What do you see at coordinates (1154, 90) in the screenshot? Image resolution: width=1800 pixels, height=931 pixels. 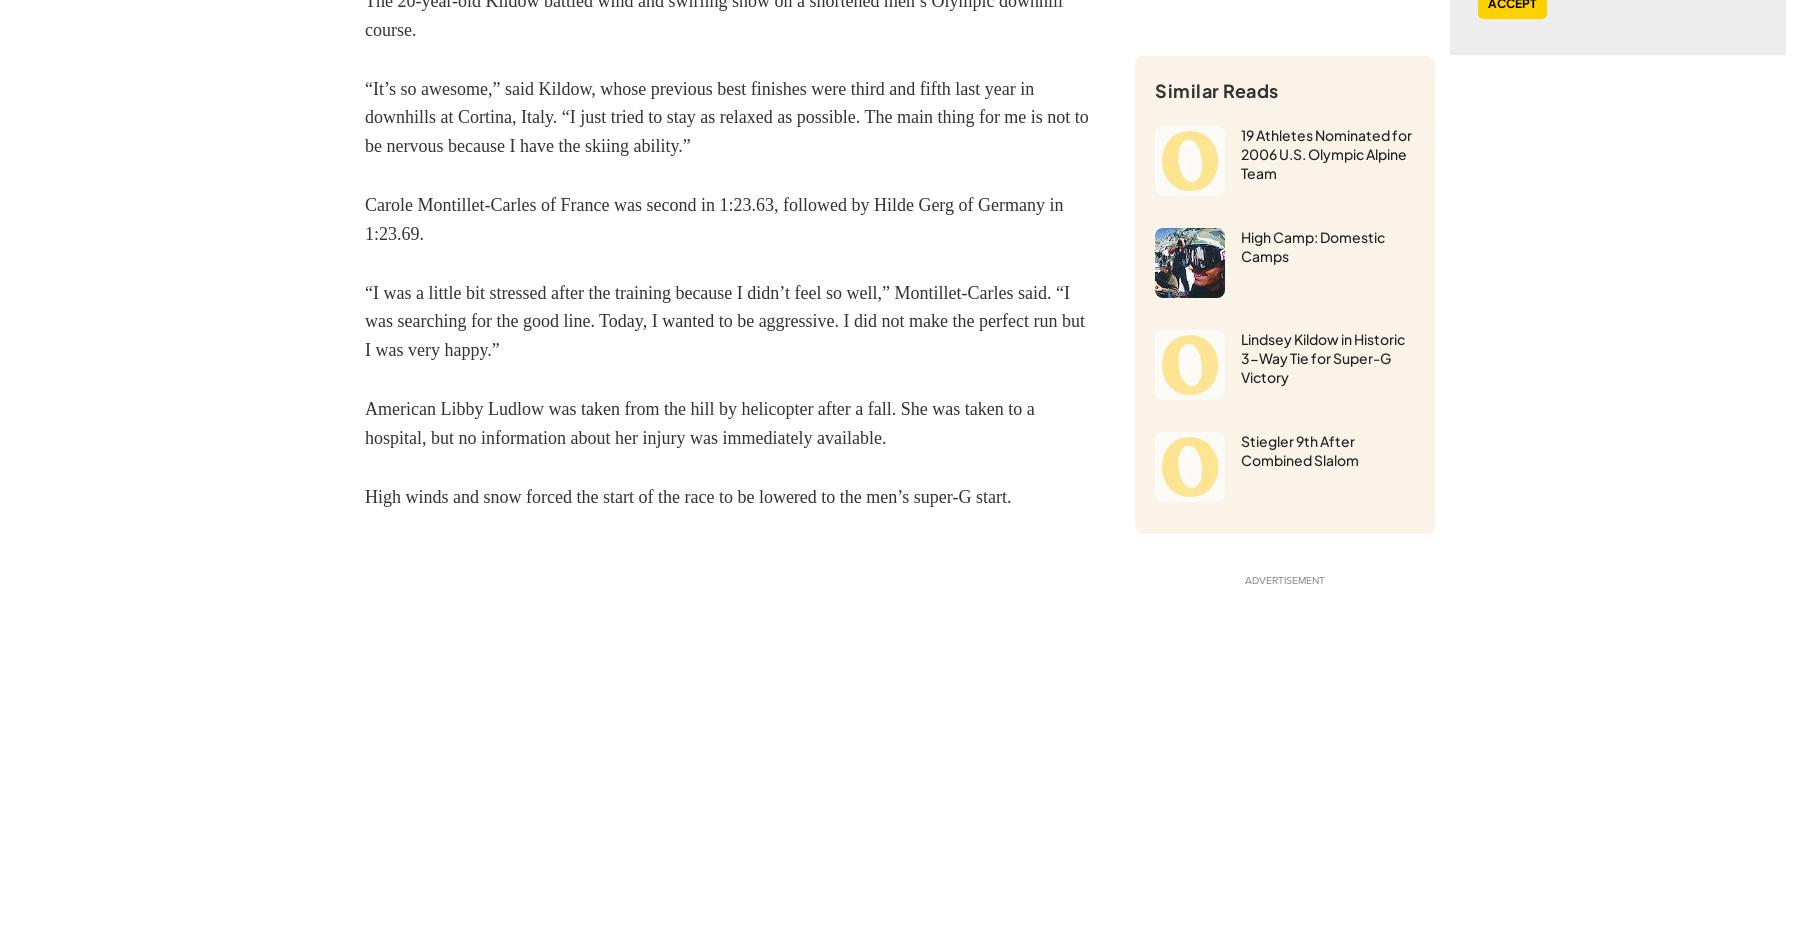 I see `'Similar Reads'` at bounding box center [1154, 90].